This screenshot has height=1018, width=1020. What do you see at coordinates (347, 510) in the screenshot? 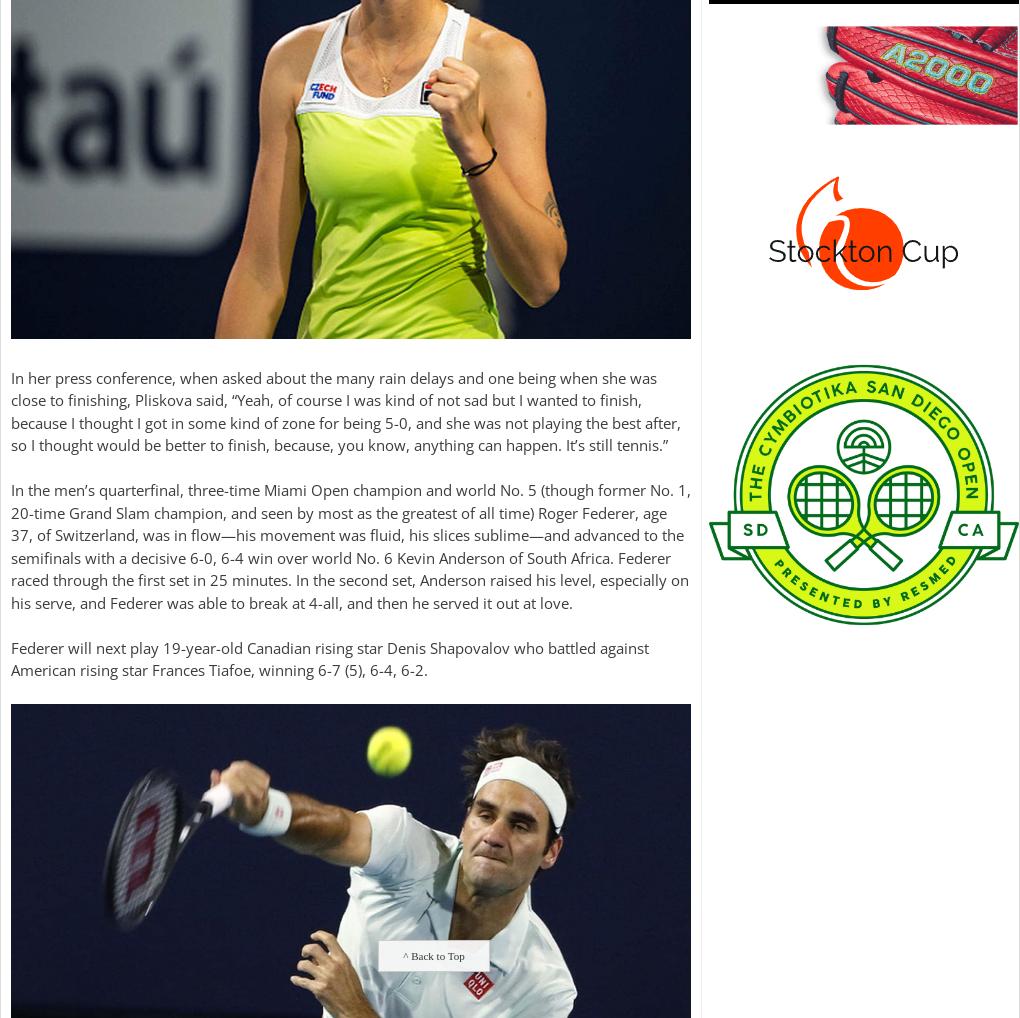
I see `'-time Grand Slam champion, and seen by most as the greatest of all time) Roger Federer, age'` at bounding box center [347, 510].